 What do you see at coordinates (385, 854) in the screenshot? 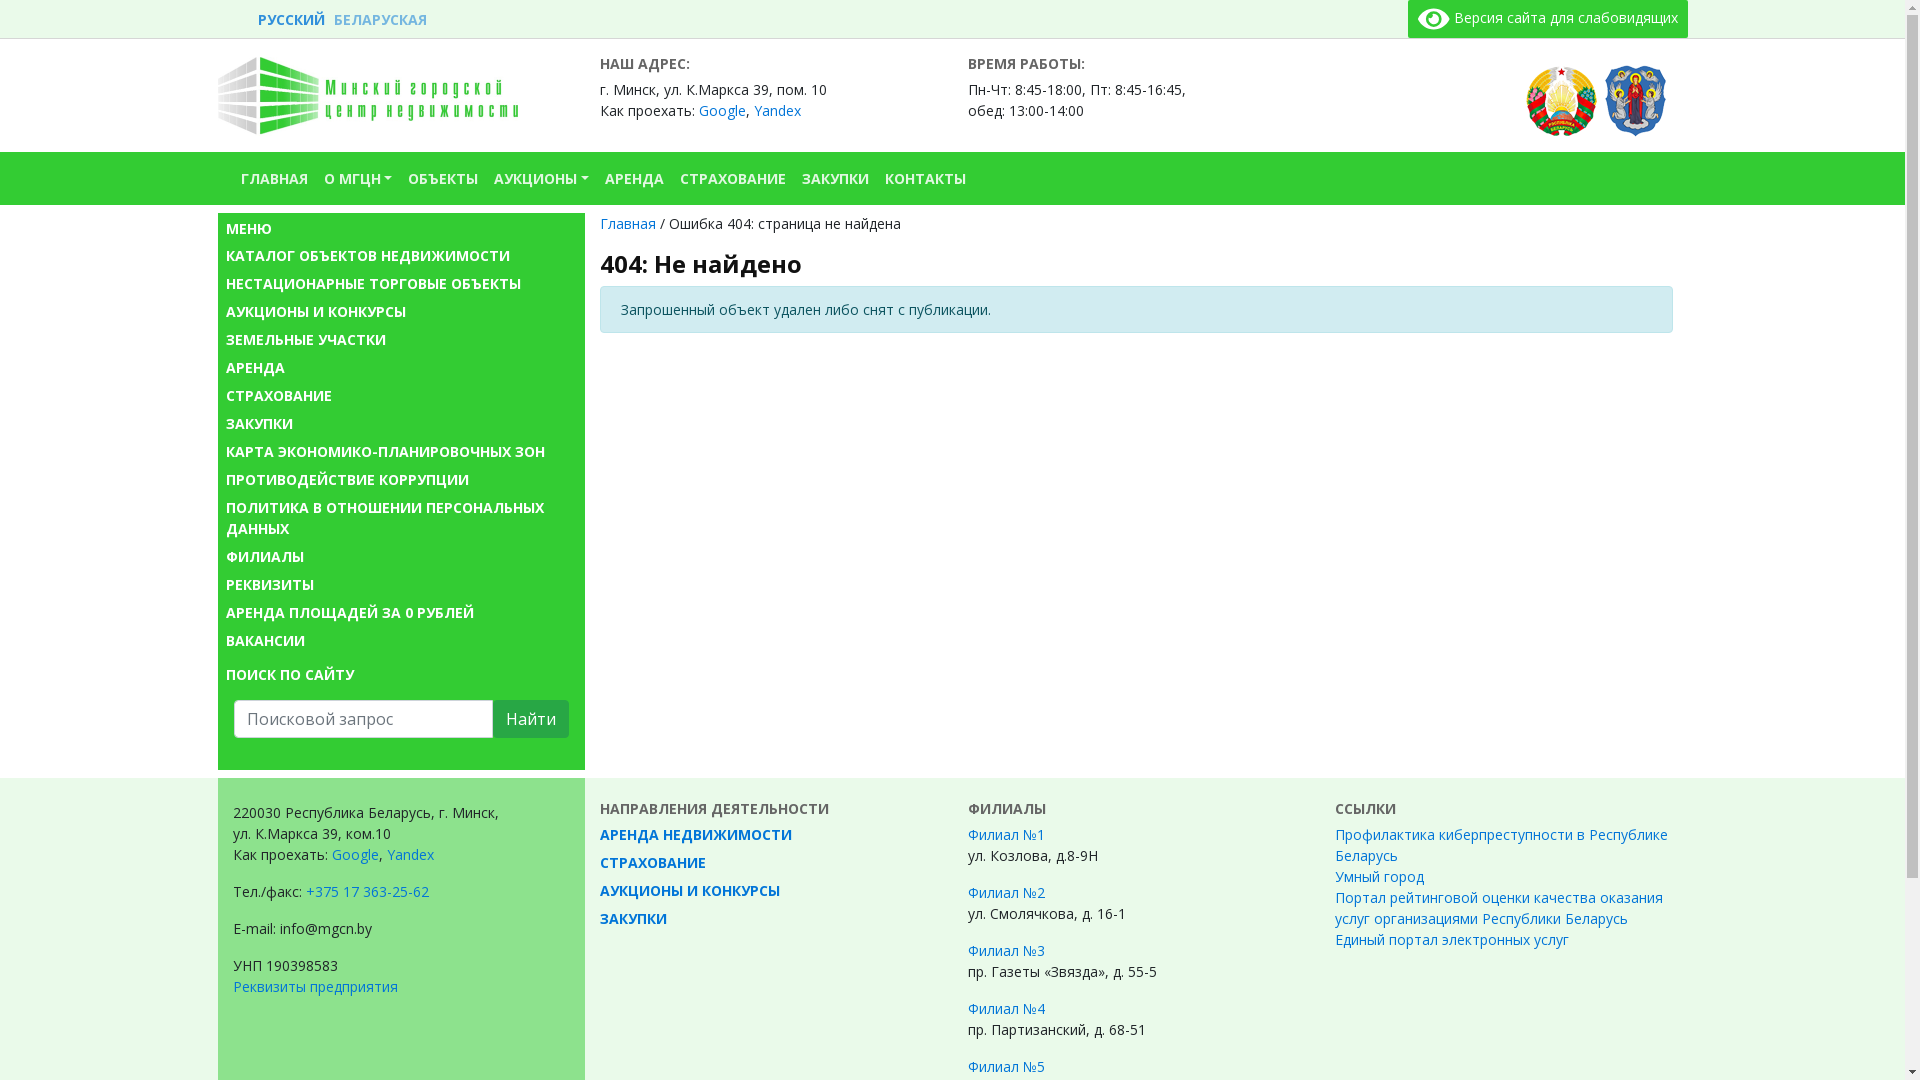
I see `'Yandex'` at bounding box center [385, 854].